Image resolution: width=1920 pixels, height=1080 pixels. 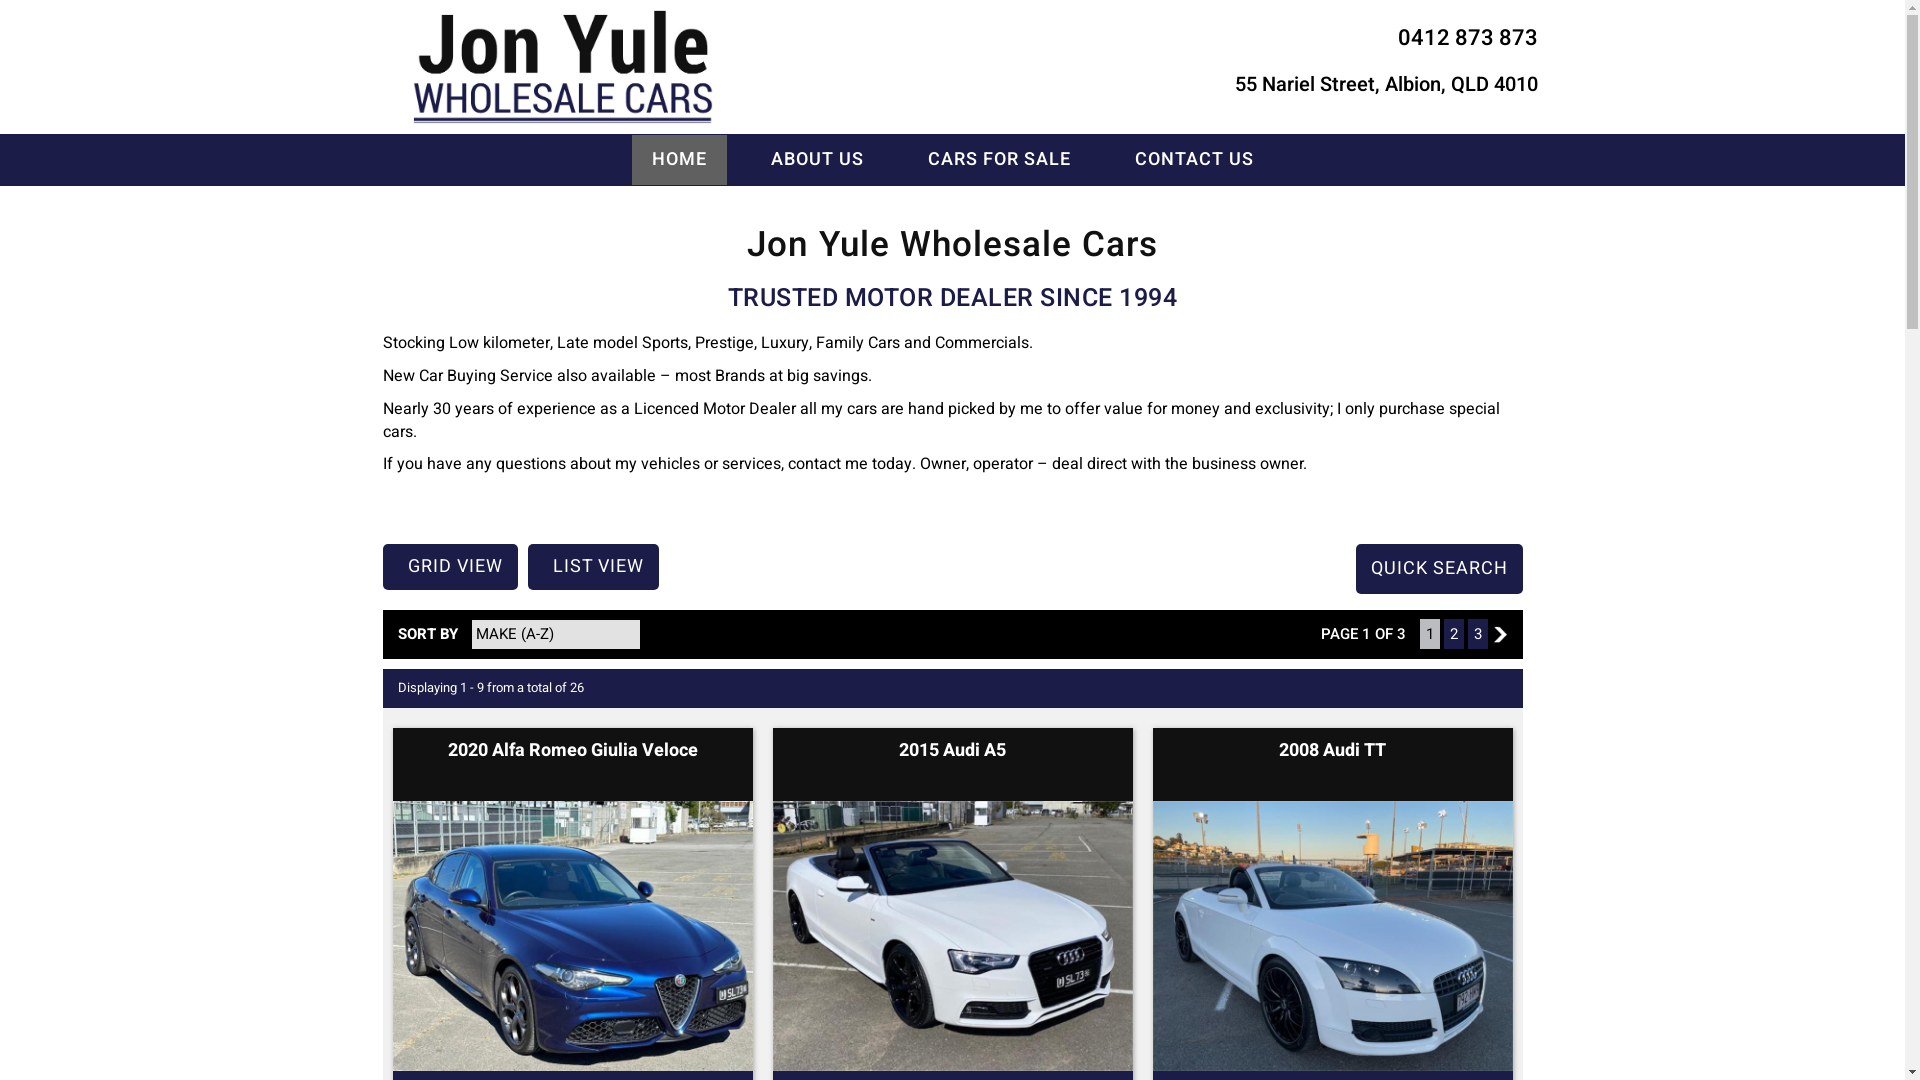 I want to click on '2008 Audi TT', so click(x=1332, y=750).